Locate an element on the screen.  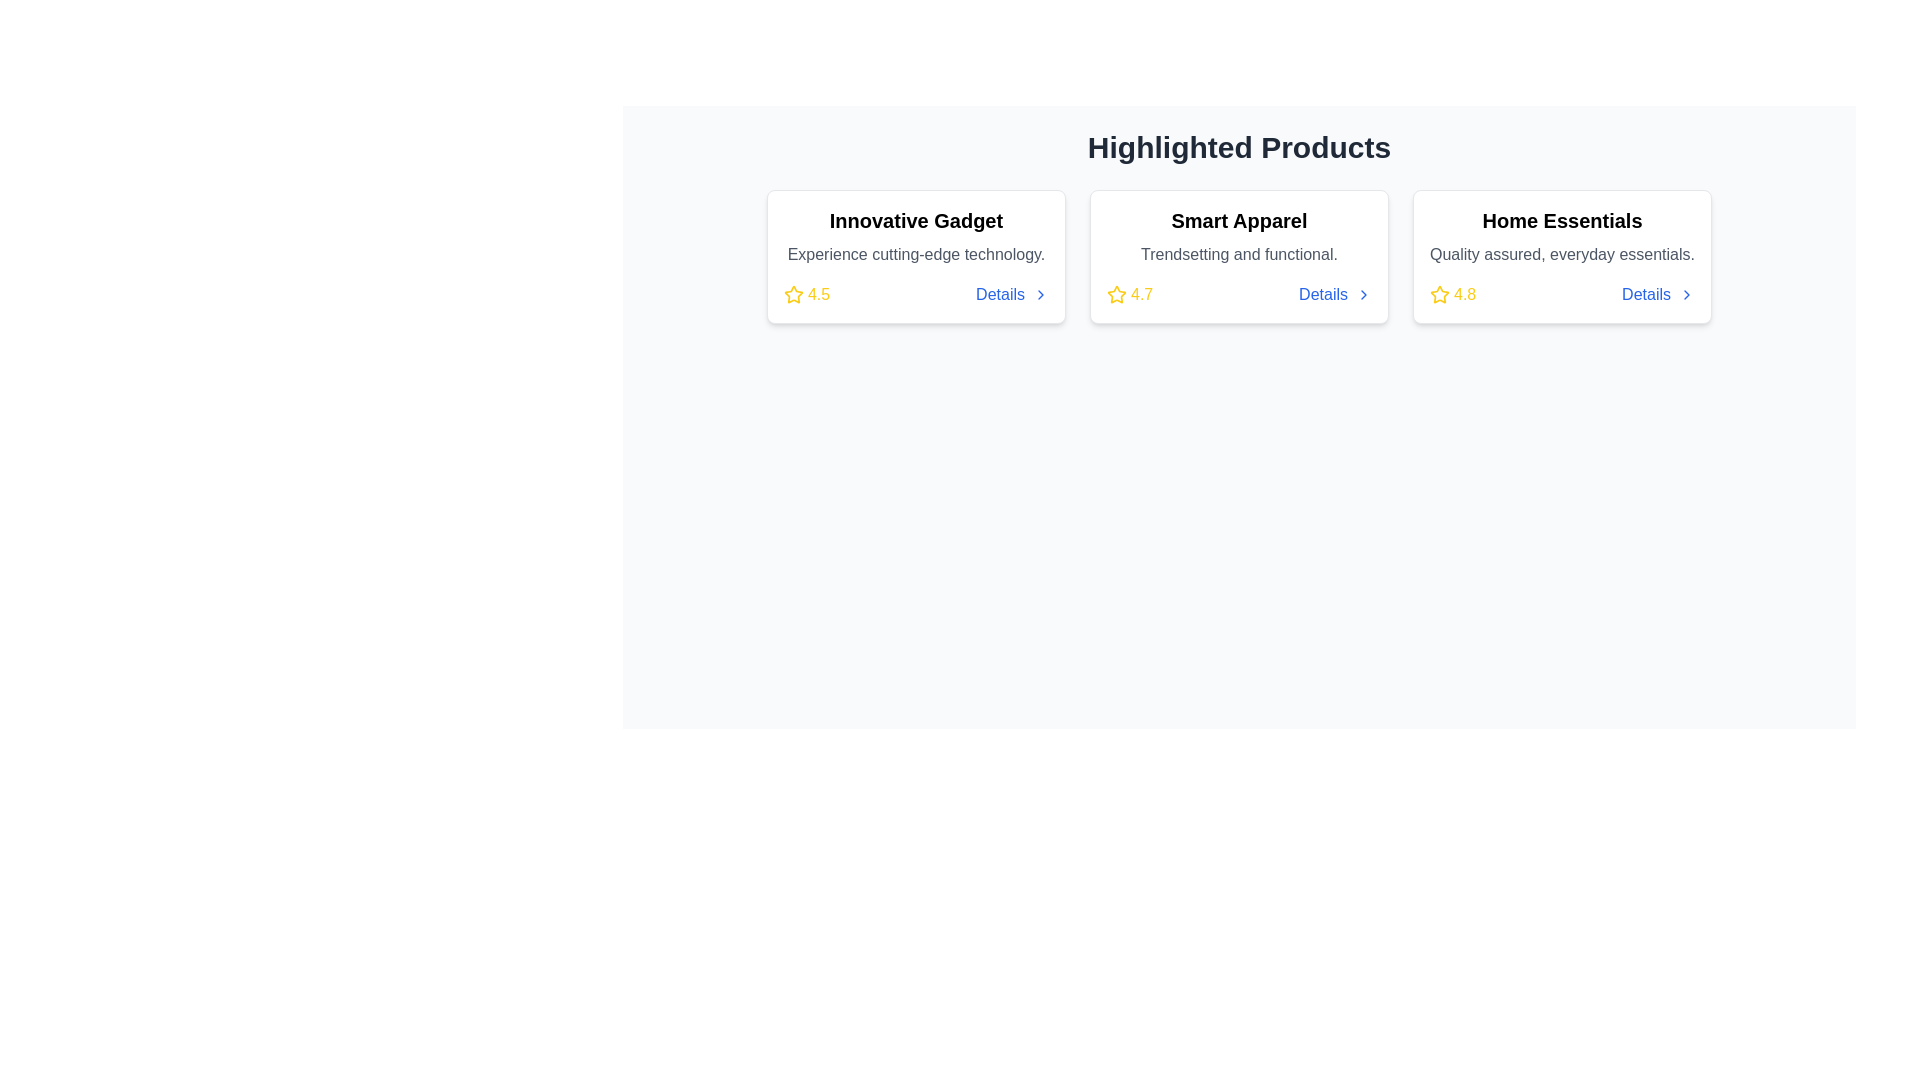
title label of the product category located in the third card, positioned above the text 'Quality assured, everyday essentials.' is located at coordinates (1561, 220).